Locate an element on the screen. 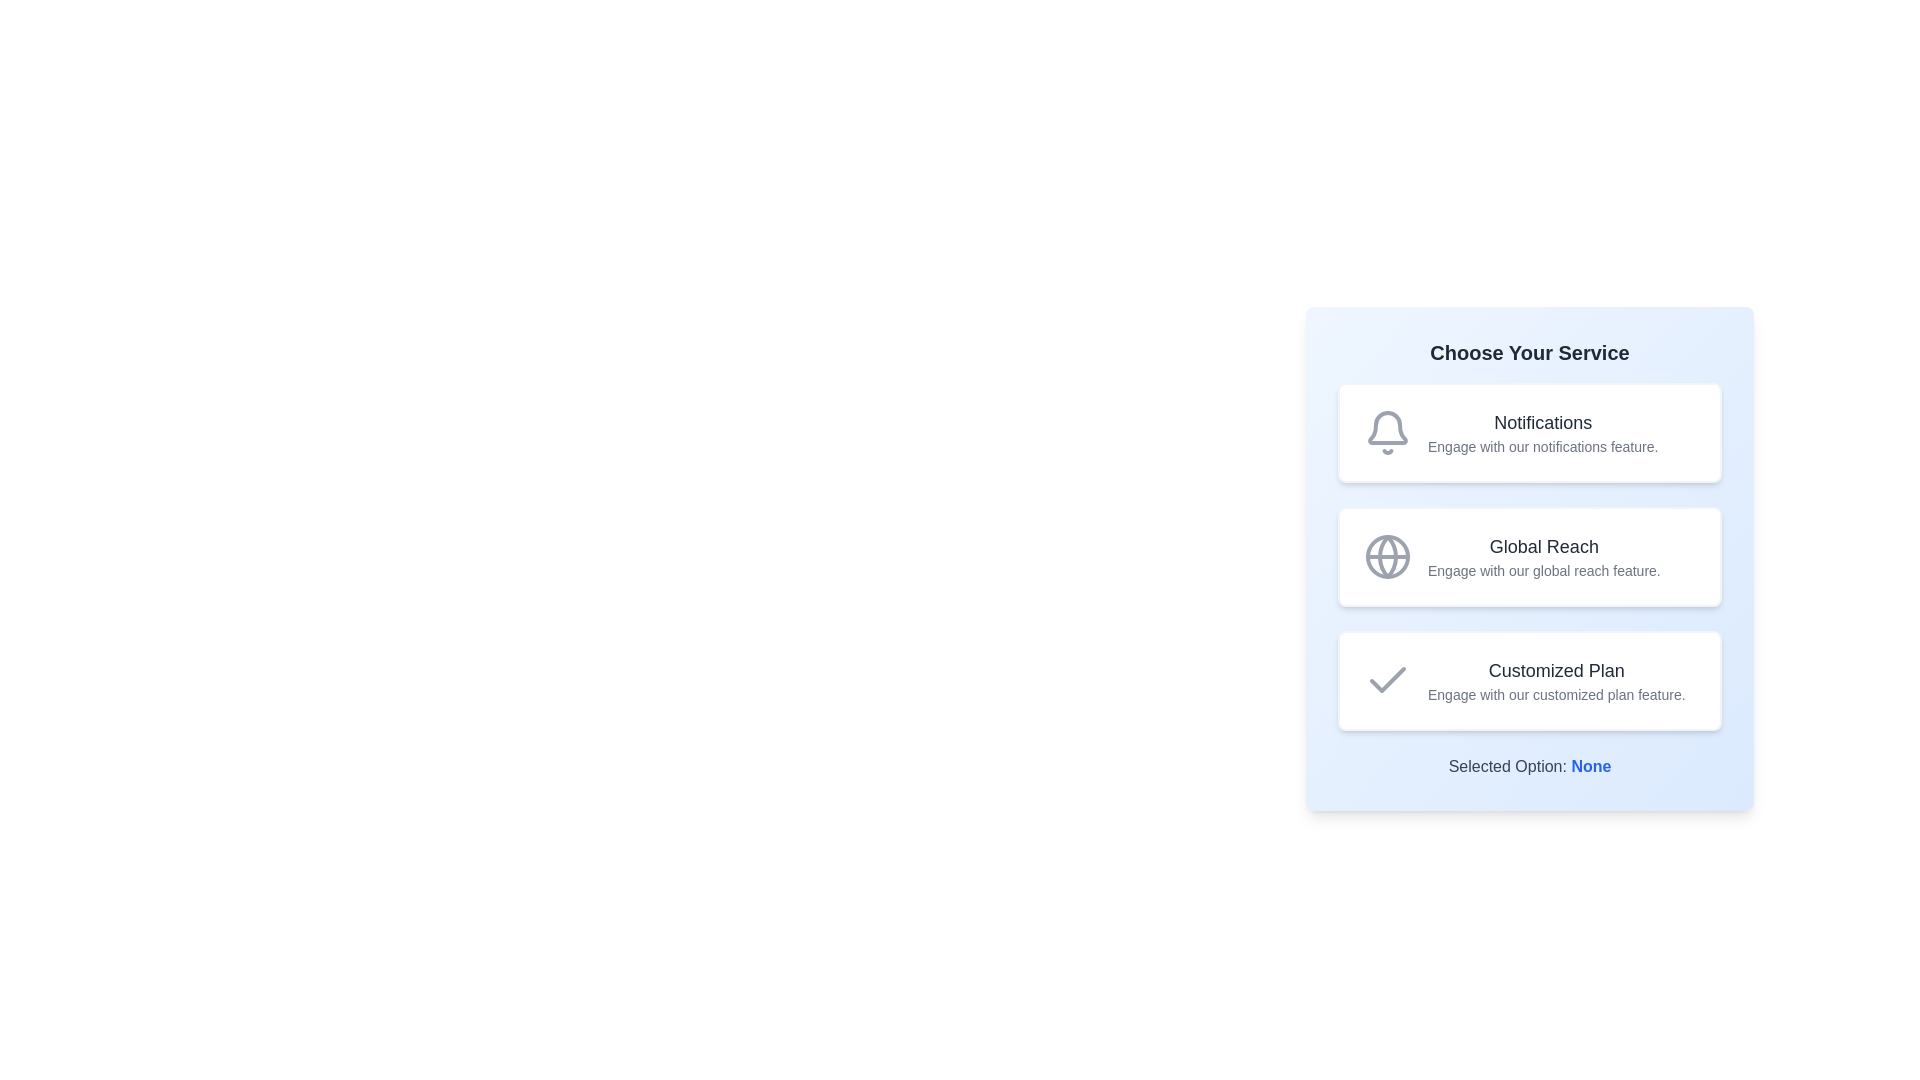 Image resolution: width=1920 pixels, height=1080 pixels. the informational card for 'Global Reach' located in the 'Choose Your Service' section is located at coordinates (1529, 556).